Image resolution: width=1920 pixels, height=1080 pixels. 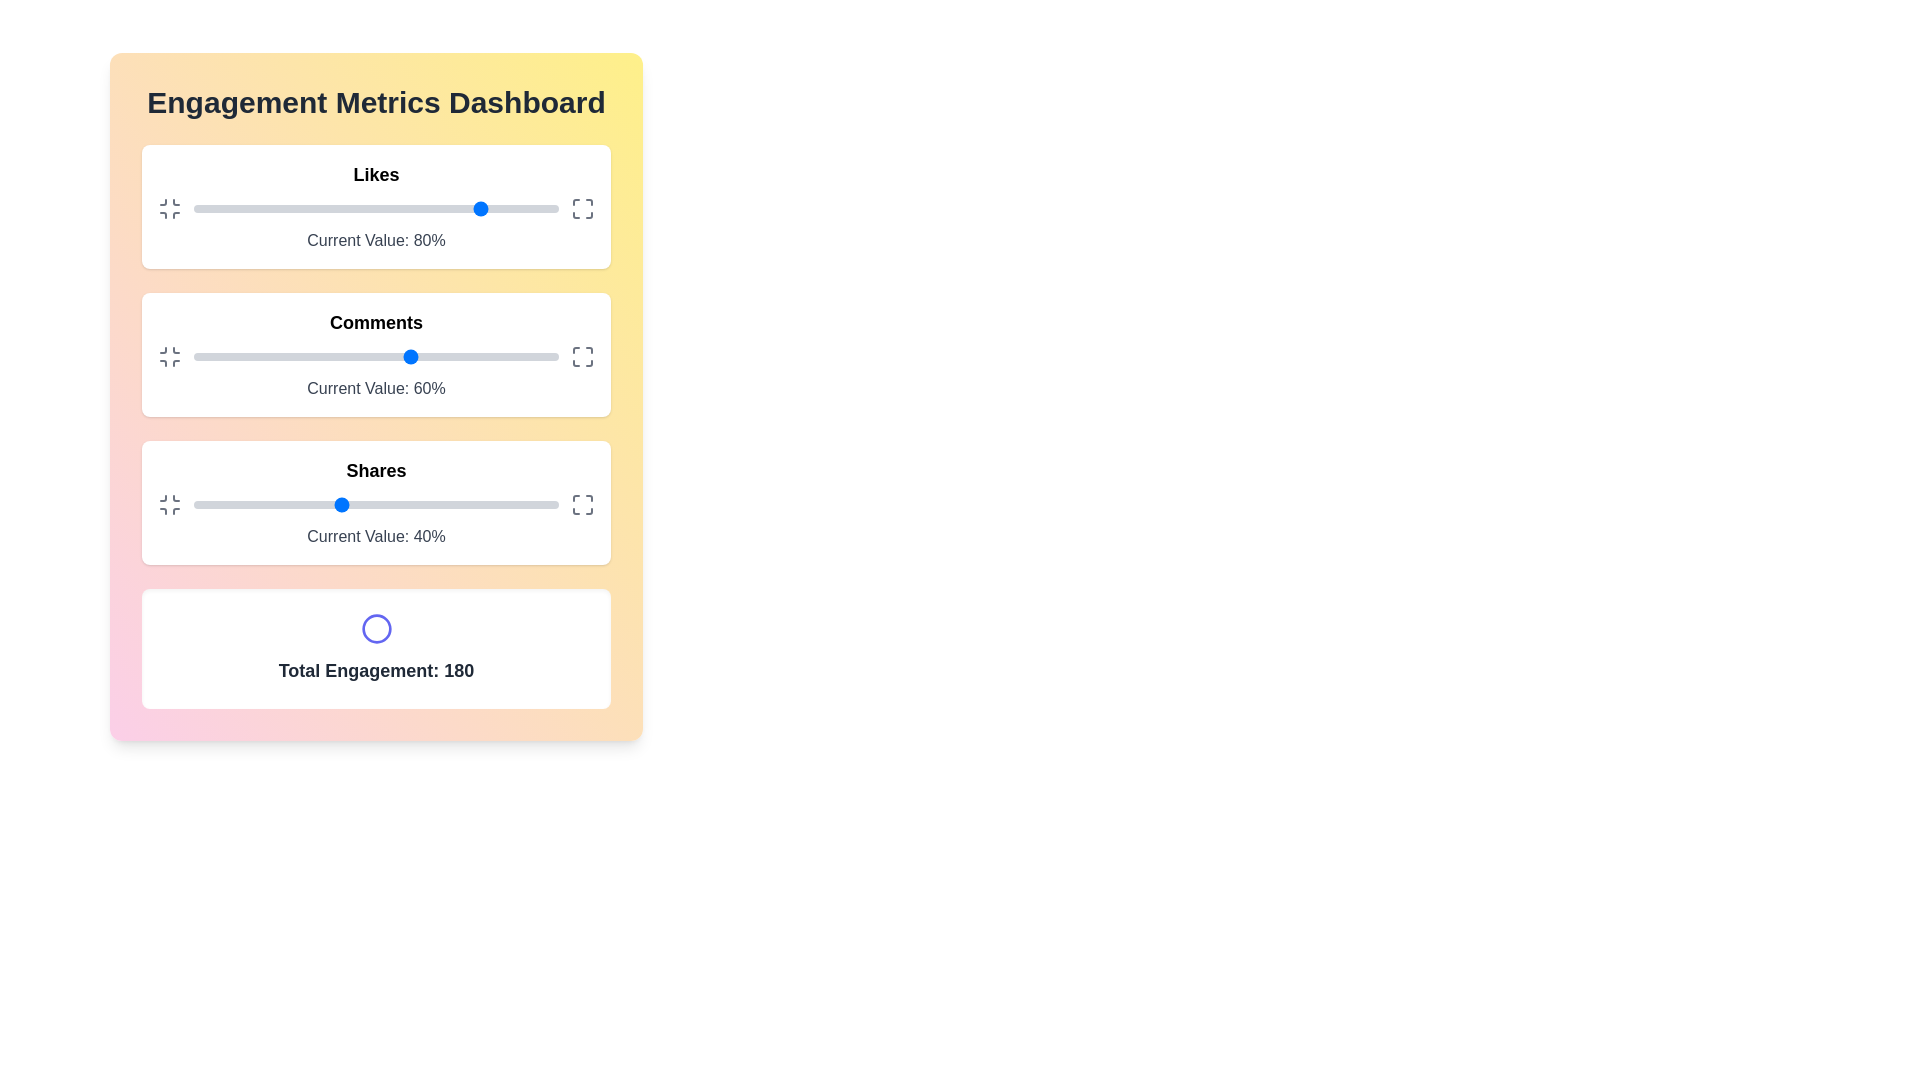 I want to click on the comments slider, so click(x=466, y=356).